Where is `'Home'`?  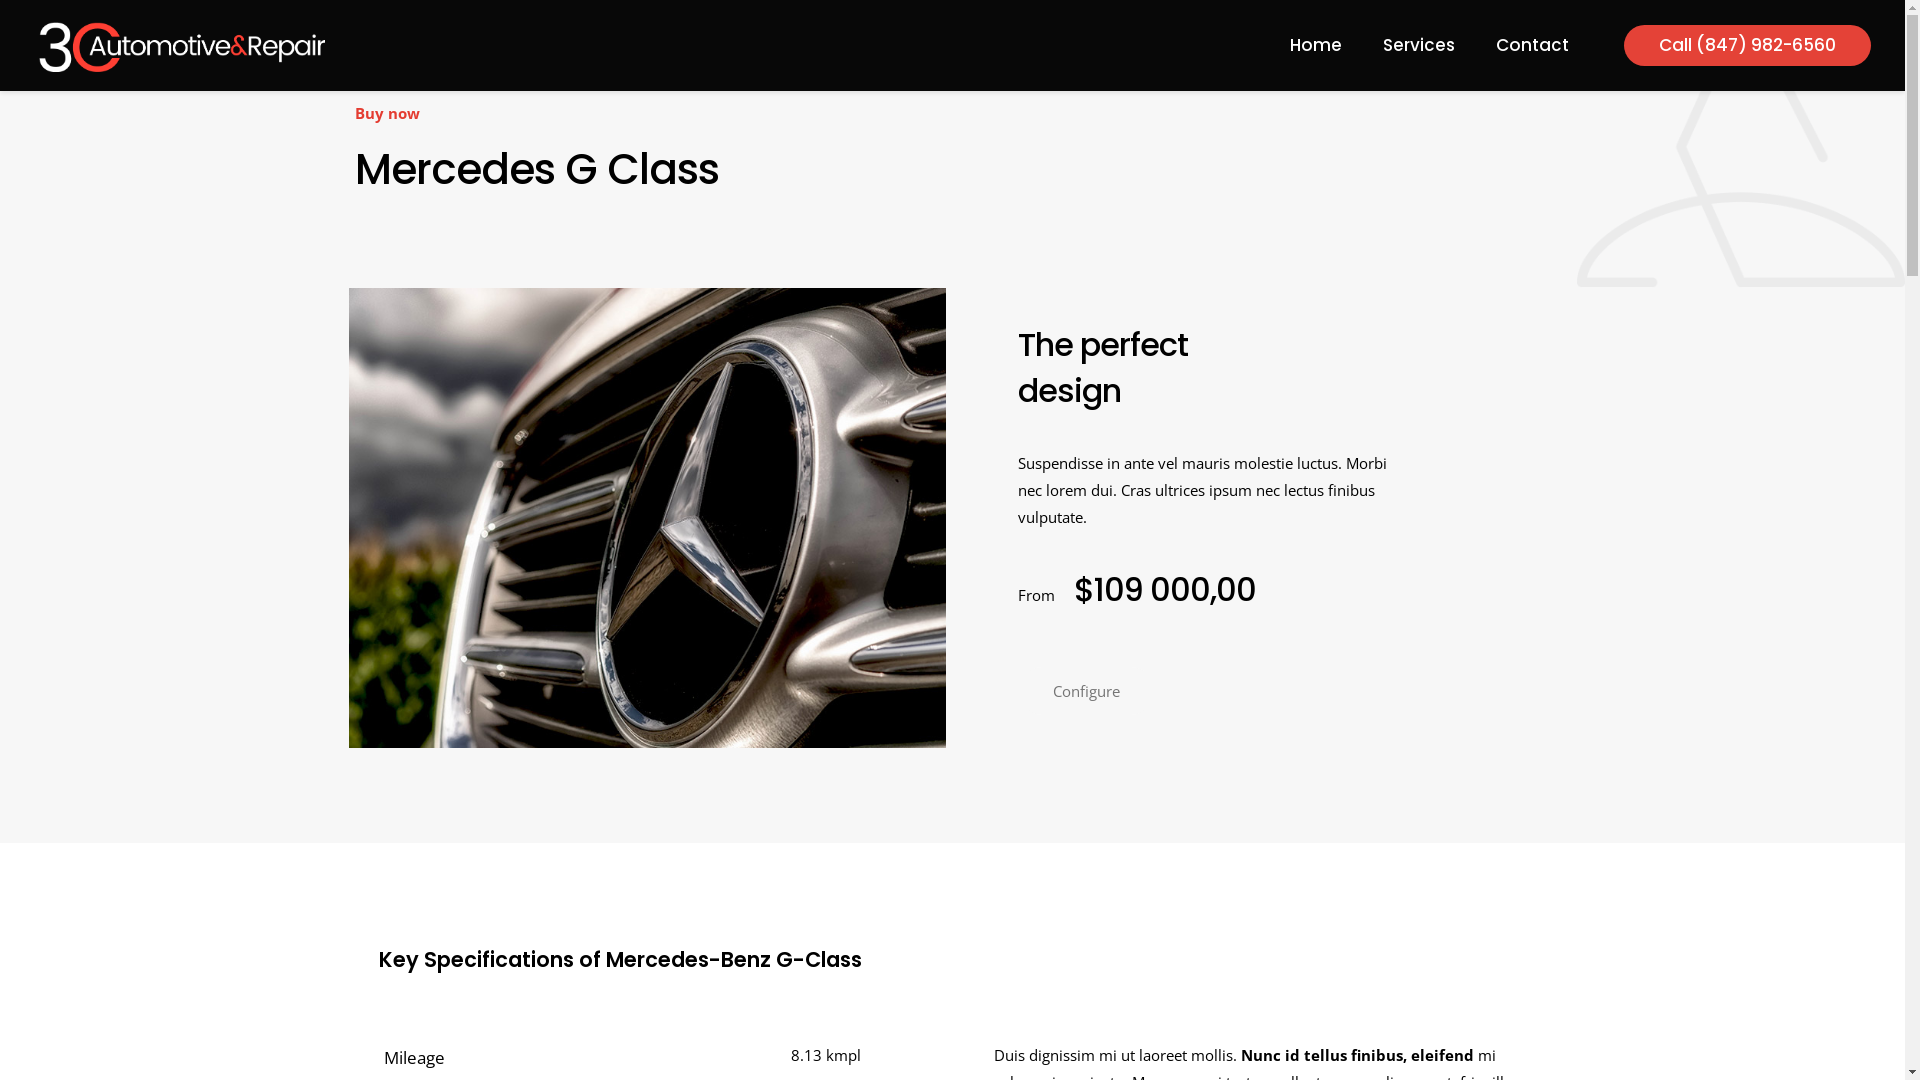
'Home' is located at coordinates (1316, 45).